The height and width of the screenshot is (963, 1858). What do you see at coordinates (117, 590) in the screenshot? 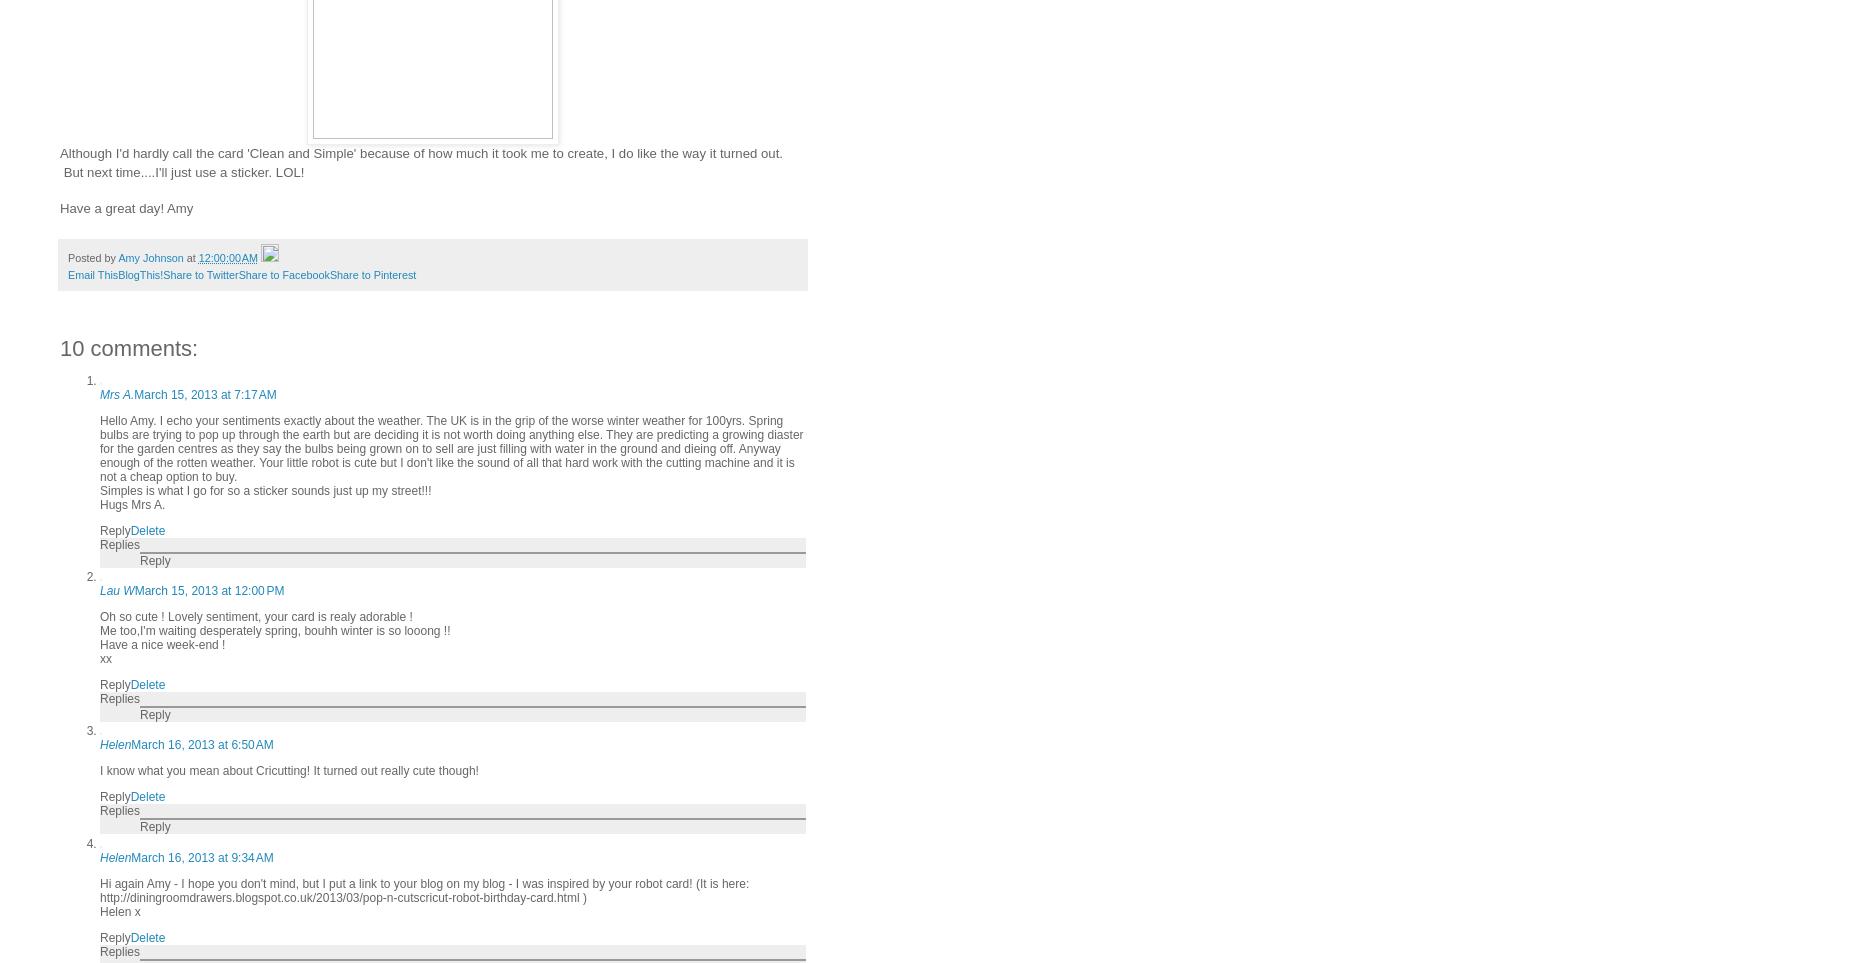
I see `'Lau W'` at bounding box center [117, 590].